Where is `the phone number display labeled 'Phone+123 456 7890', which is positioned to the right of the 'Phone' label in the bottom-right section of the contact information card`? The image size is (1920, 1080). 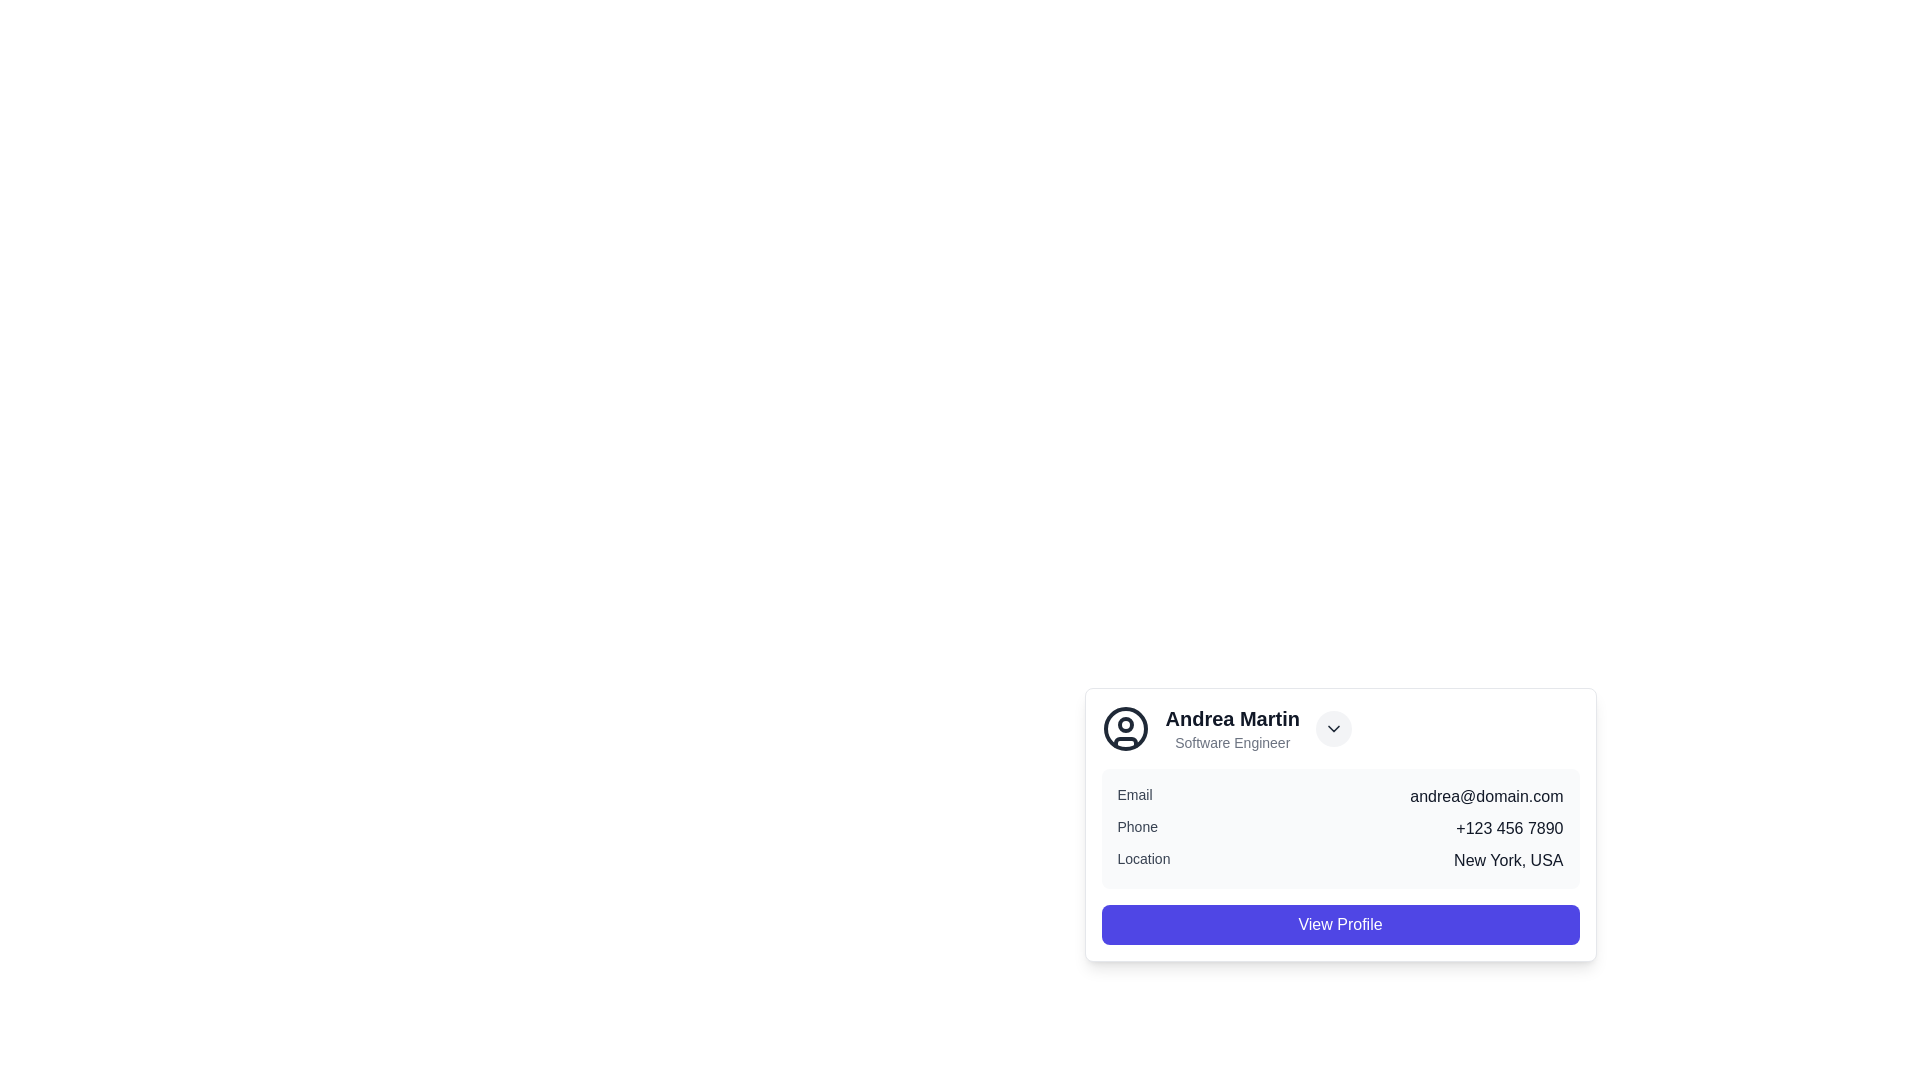
the phone number display labeled 'Phone+123 456 7890', which is positioned to the right of the 'Phone' label in the bottom-right section of the contact information card is located at coordinates (1509, 829).